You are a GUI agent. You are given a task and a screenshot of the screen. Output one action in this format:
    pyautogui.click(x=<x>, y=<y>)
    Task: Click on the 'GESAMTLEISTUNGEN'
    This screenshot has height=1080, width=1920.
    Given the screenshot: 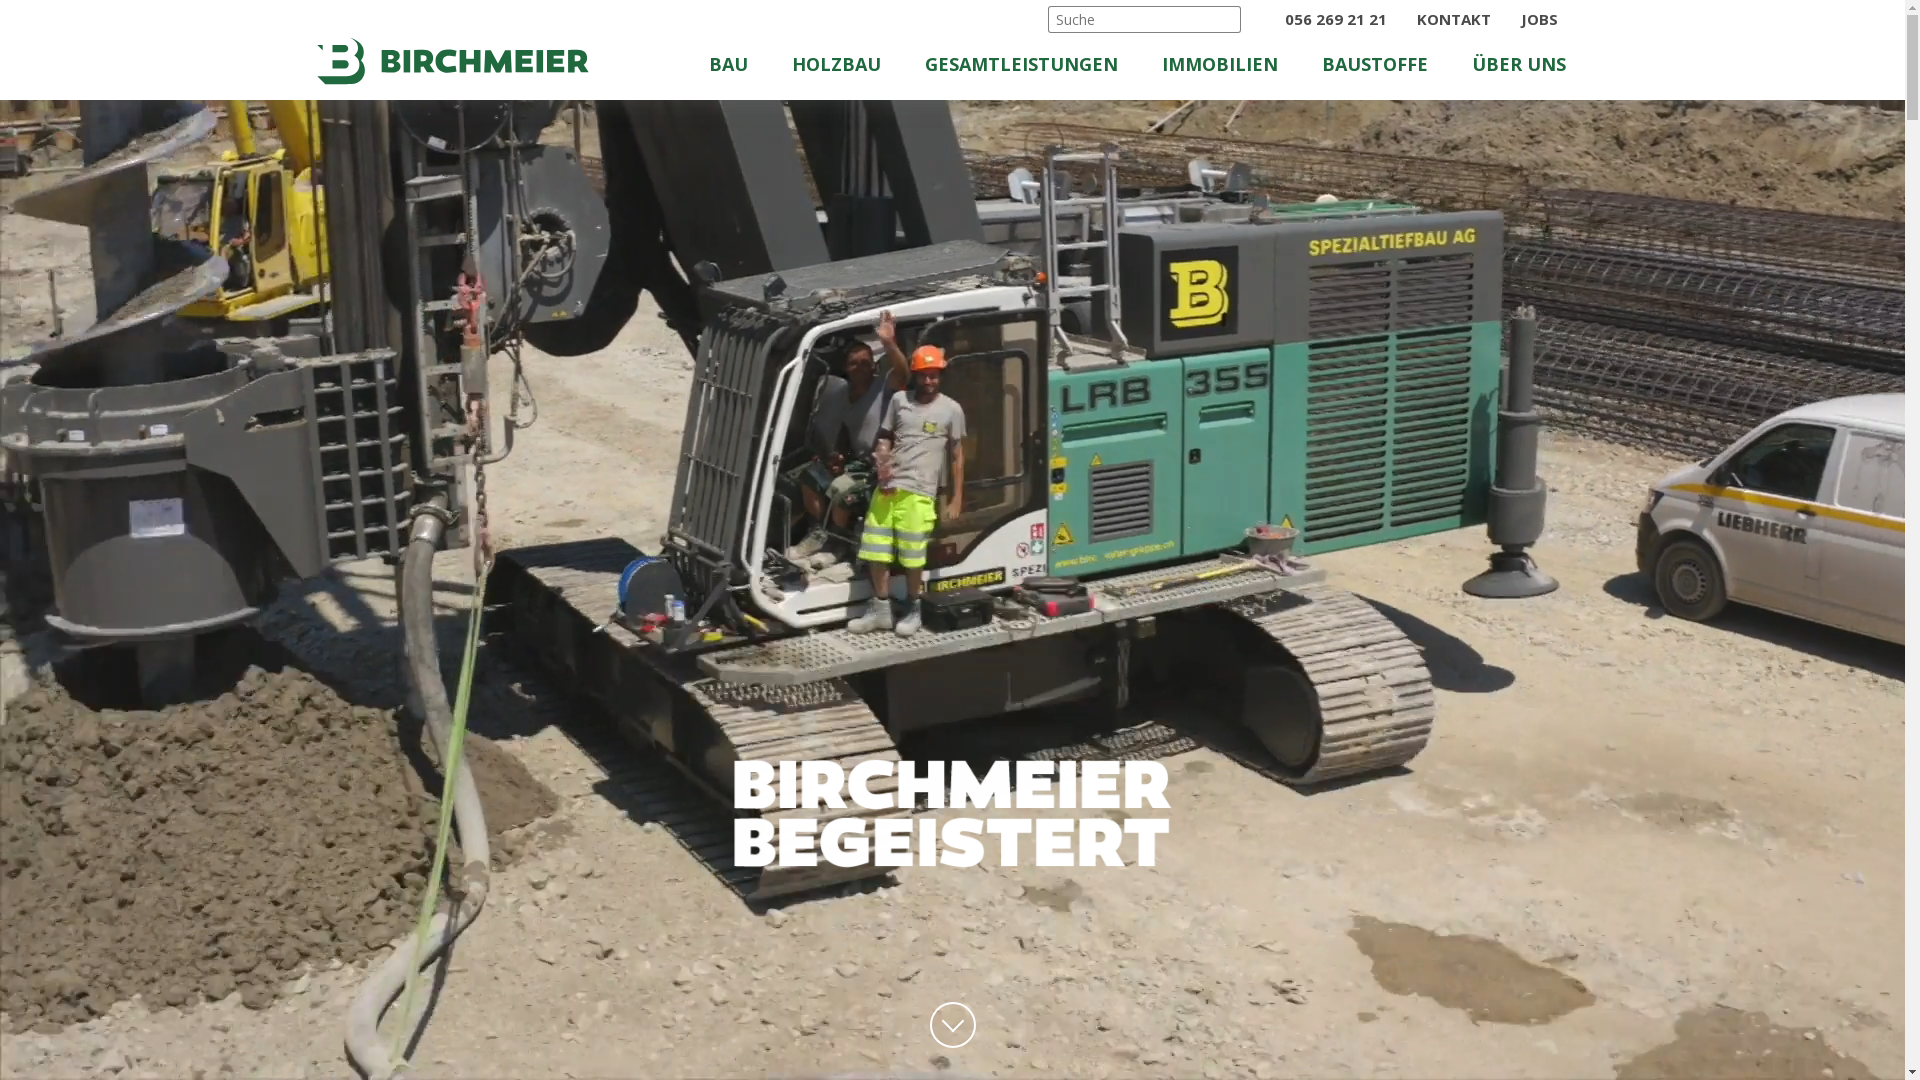 What is the action you would take?
    pyautogui.click(x=1034, y=68)
    